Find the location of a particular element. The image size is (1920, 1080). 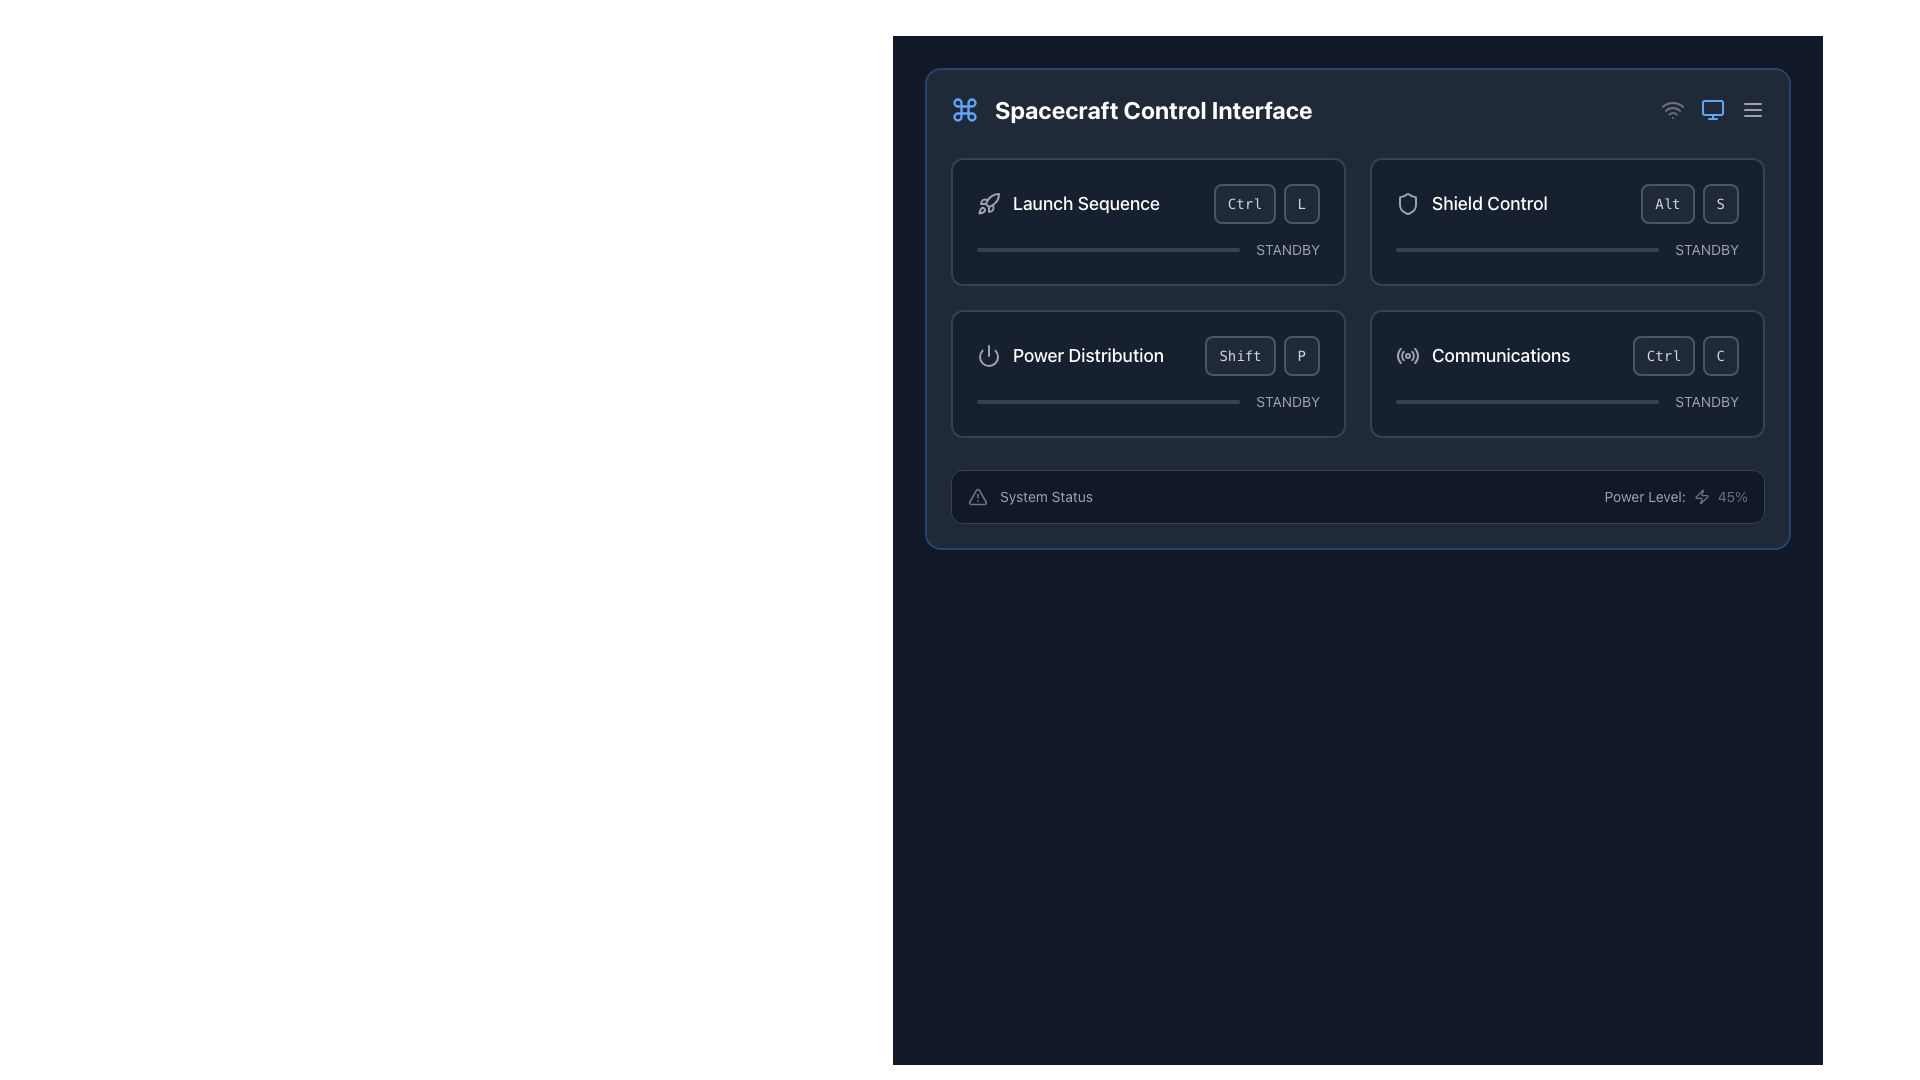

the progress bar or status indicator located in the 'Launch Sequence' section of the control panel, positioned beneath the 'Launch Sequence' label and in the same row as the 'STANDBY' label is located at coordinates (1107, 249).